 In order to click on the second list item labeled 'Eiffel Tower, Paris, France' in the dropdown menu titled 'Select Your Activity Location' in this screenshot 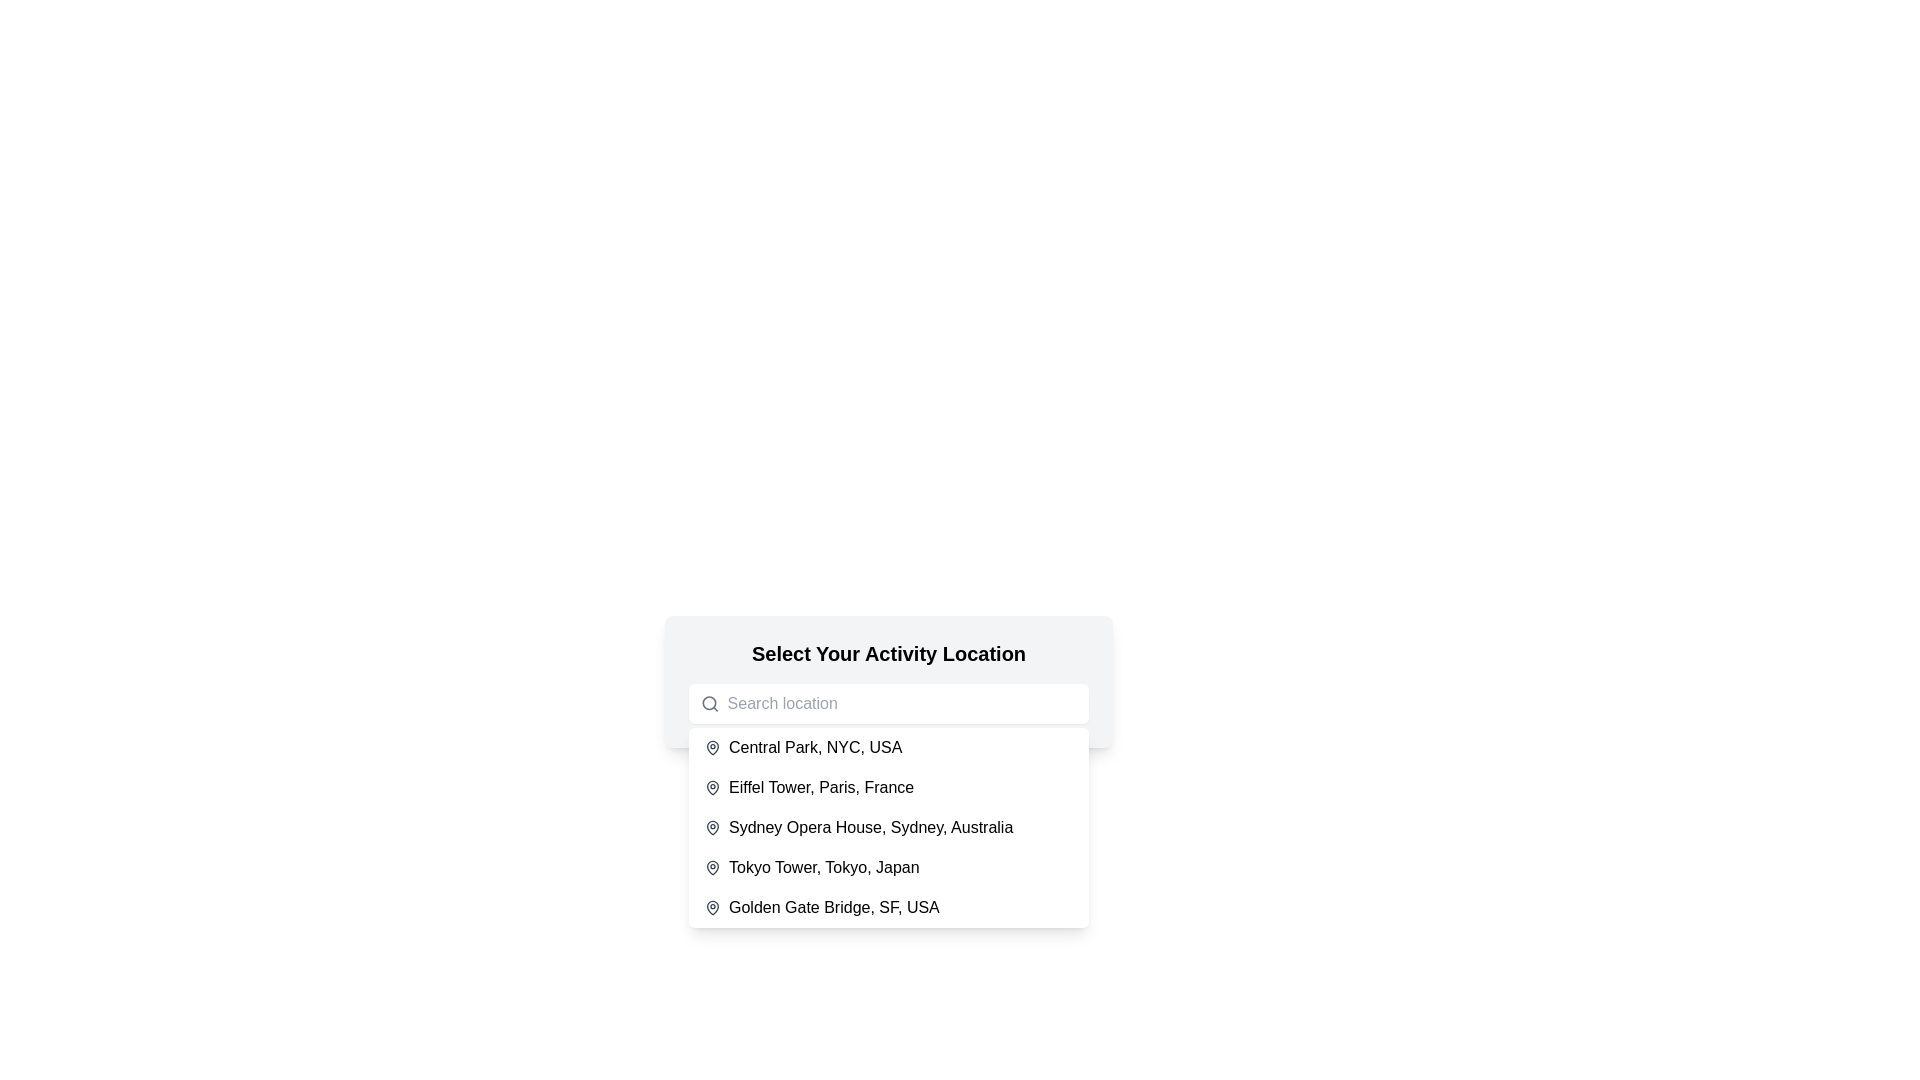, I will do `click(887, 786)`.